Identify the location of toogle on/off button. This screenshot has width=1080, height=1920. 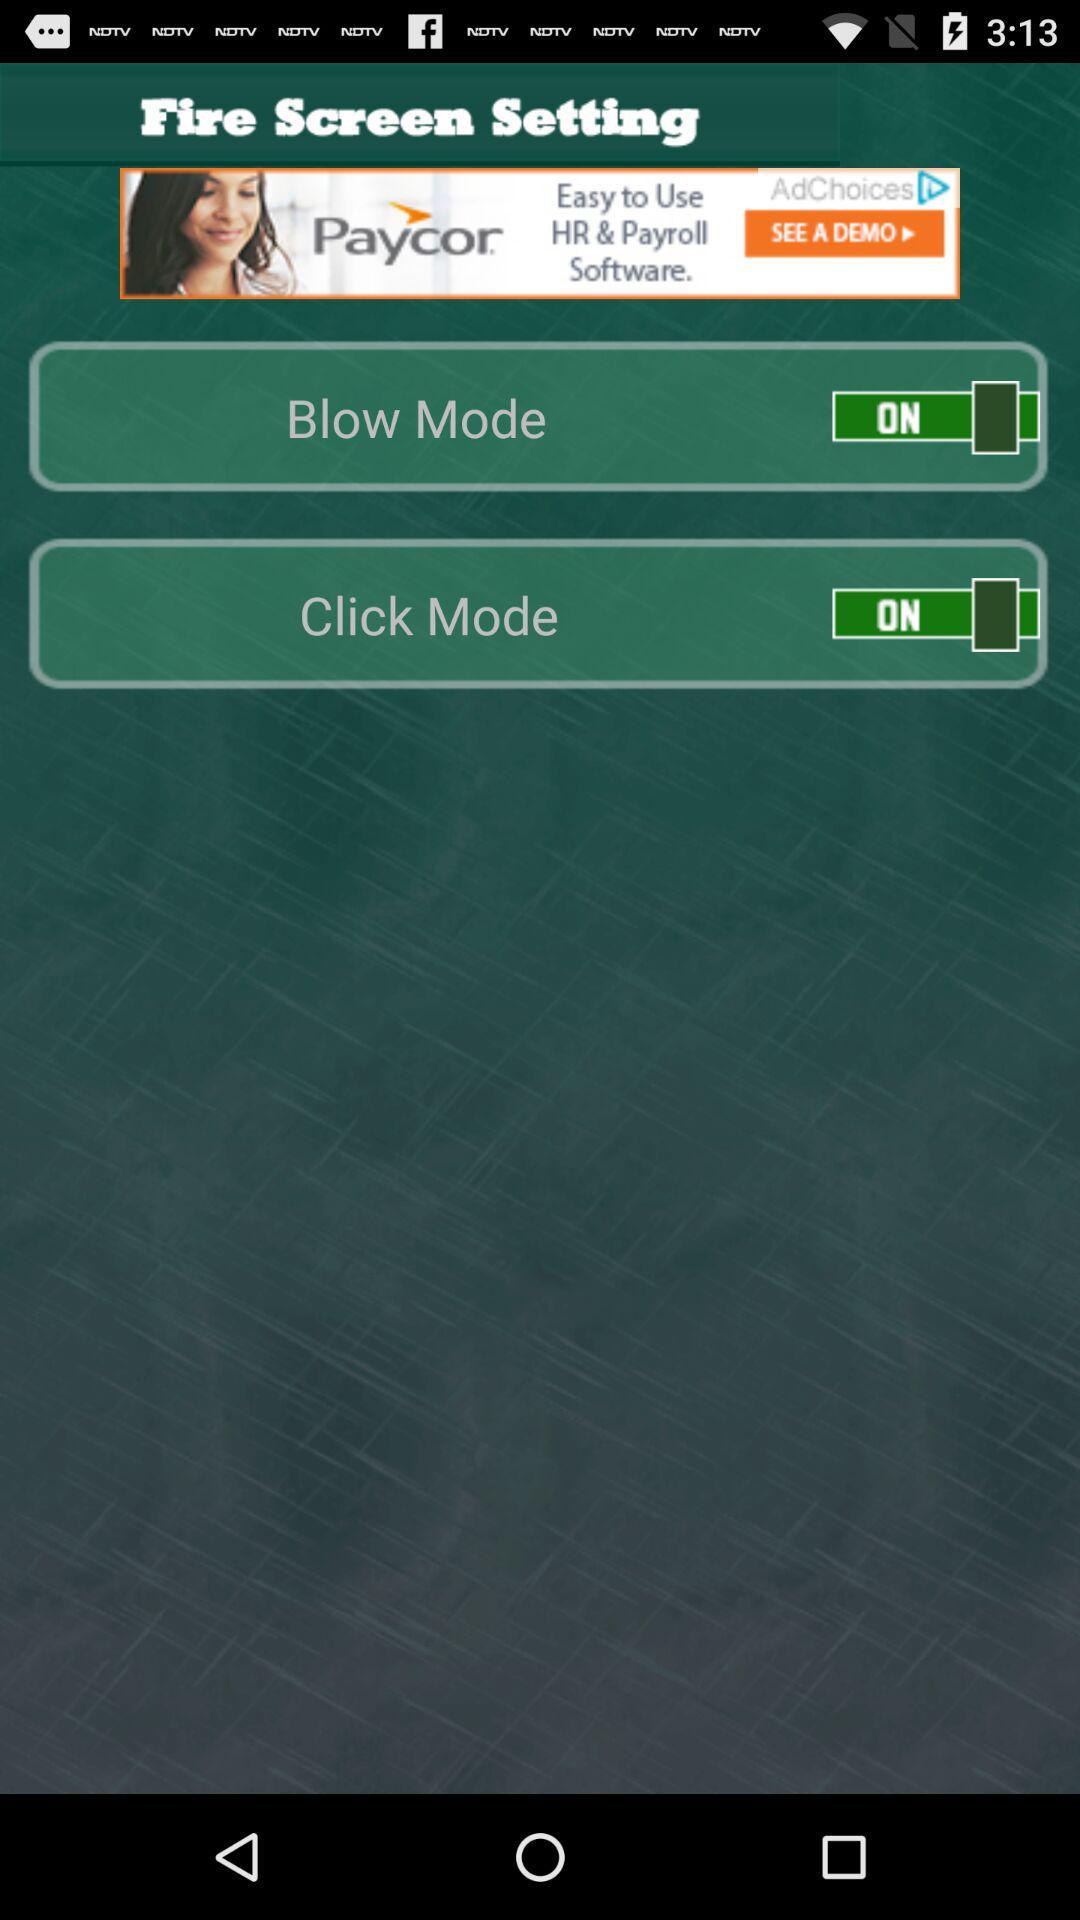
(936, 416).